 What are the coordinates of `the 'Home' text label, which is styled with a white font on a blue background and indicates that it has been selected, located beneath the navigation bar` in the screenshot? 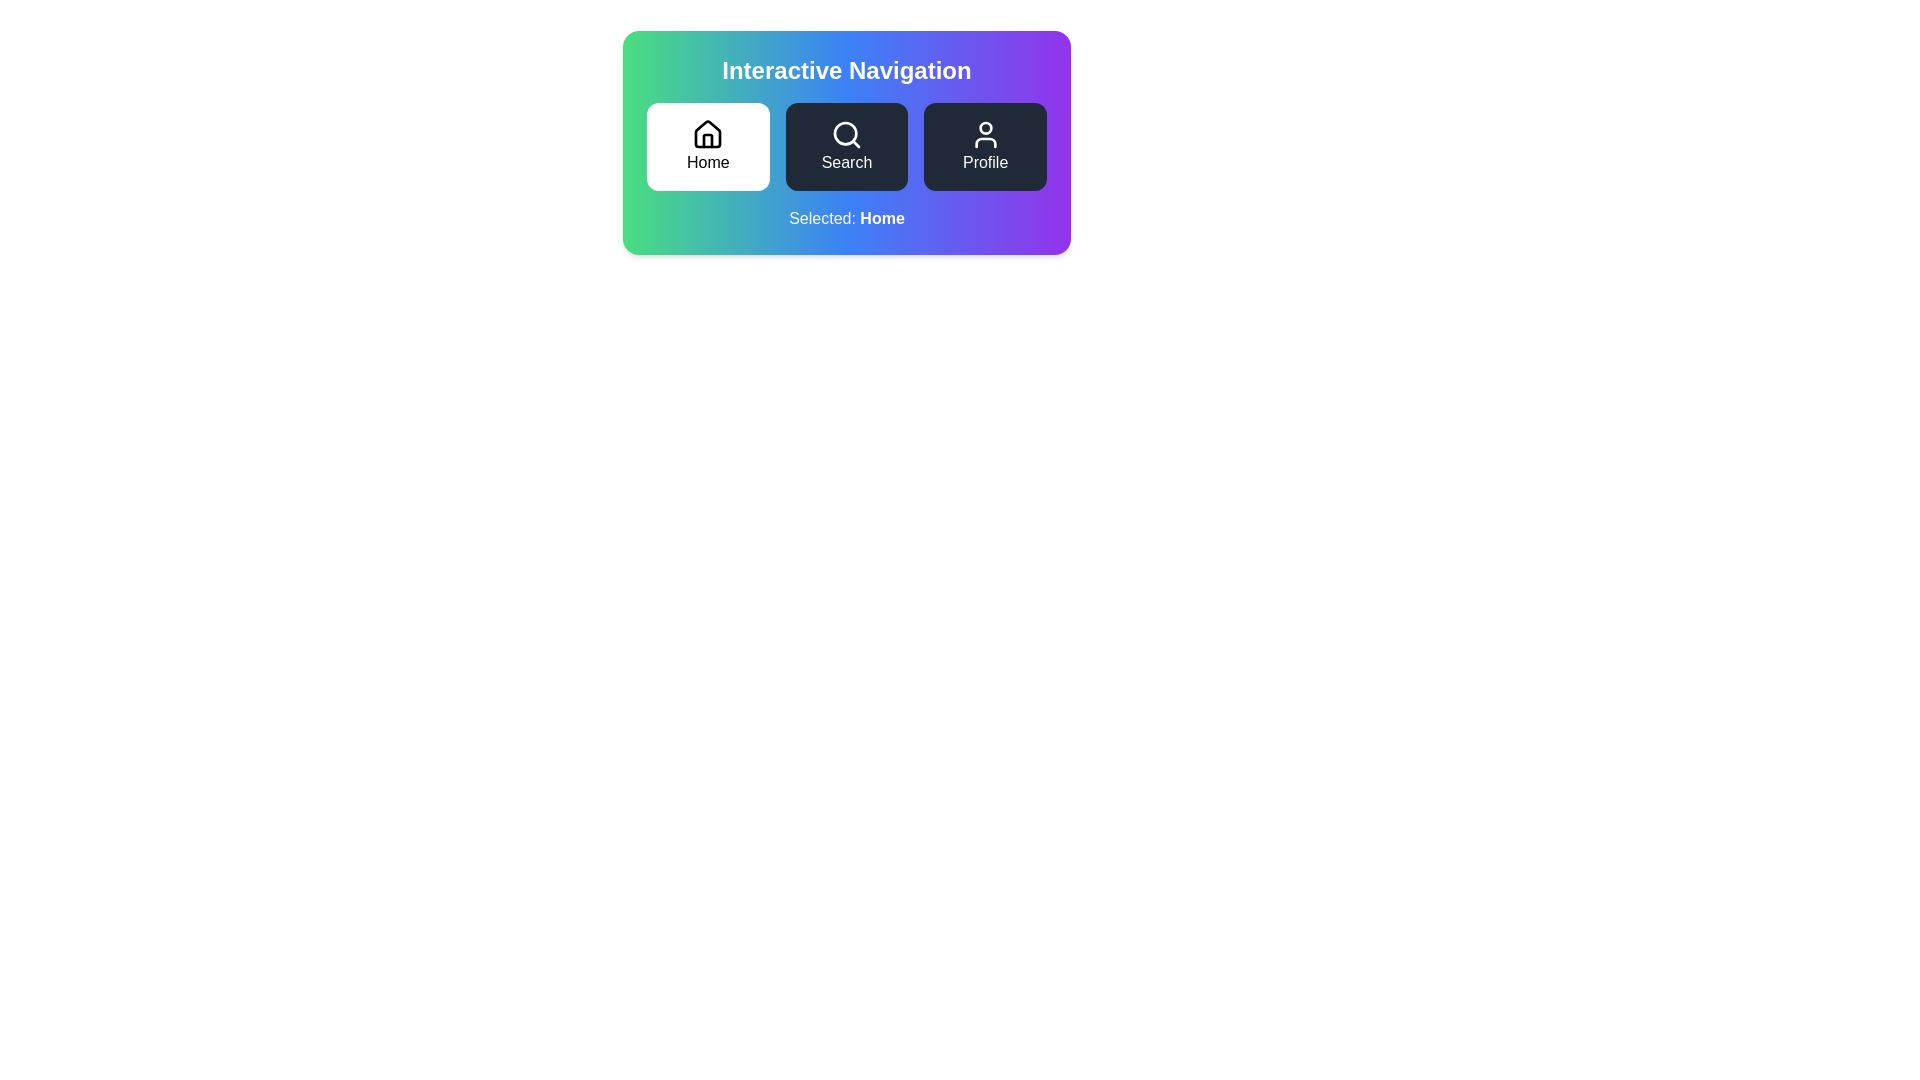 It's located at (881, 218).